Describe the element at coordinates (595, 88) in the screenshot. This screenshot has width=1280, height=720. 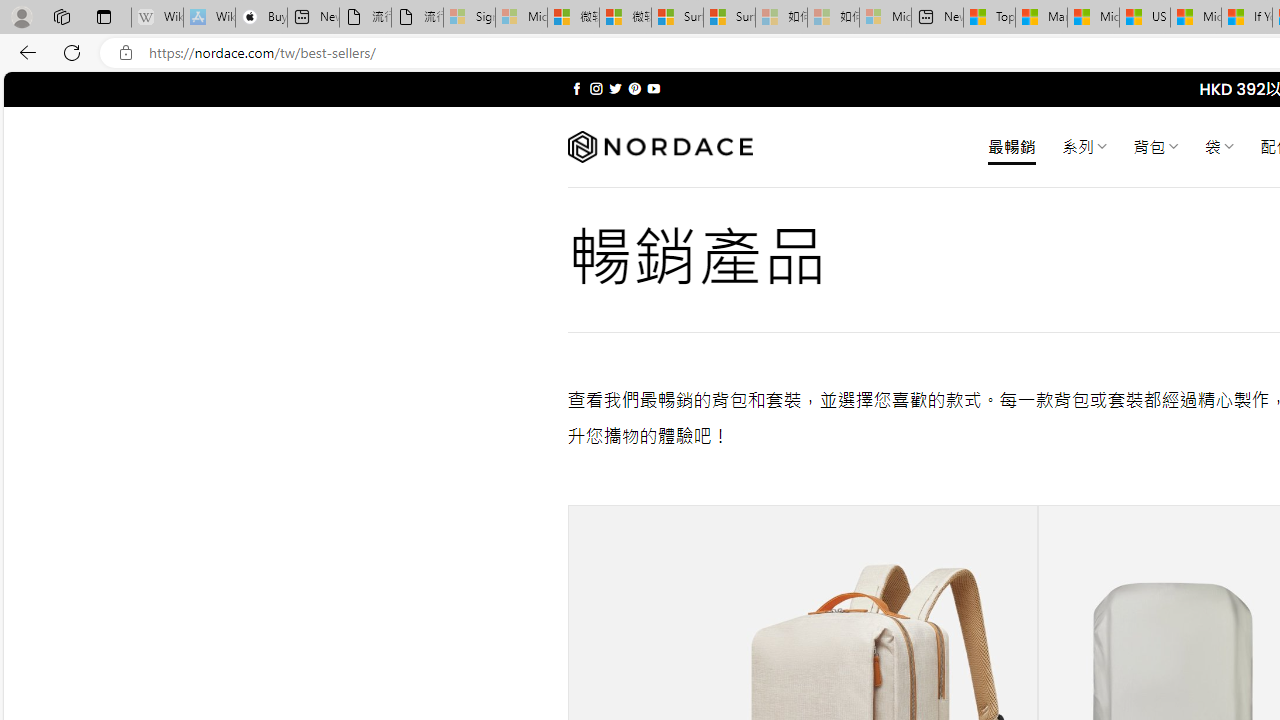
I see `'Follow on Instagram'` at that location.